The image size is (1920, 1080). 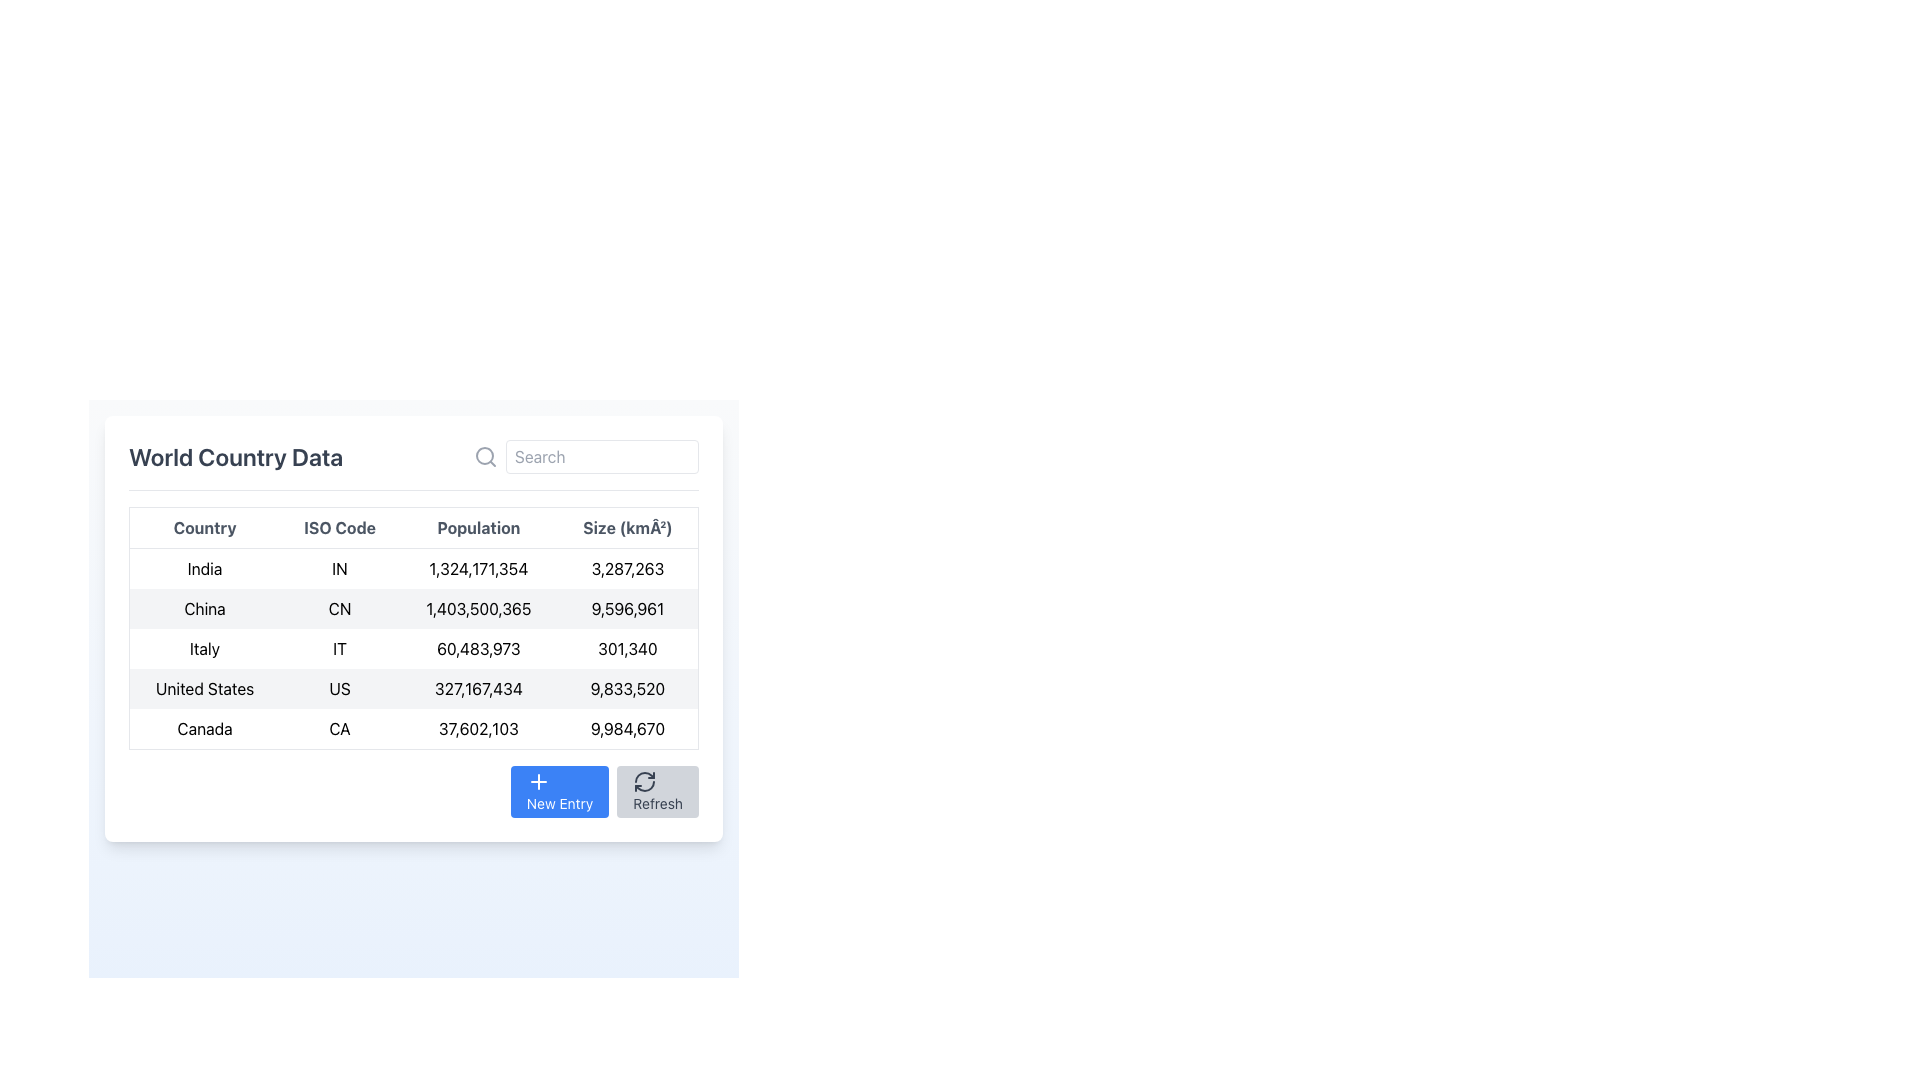 What do you see at coordinates (627, 729) in the screenshot?
I see `the static text label displaying the value '9,984,670' located in the rightmost cell of the row for 'Canada'` at bounding box center [627, 729].